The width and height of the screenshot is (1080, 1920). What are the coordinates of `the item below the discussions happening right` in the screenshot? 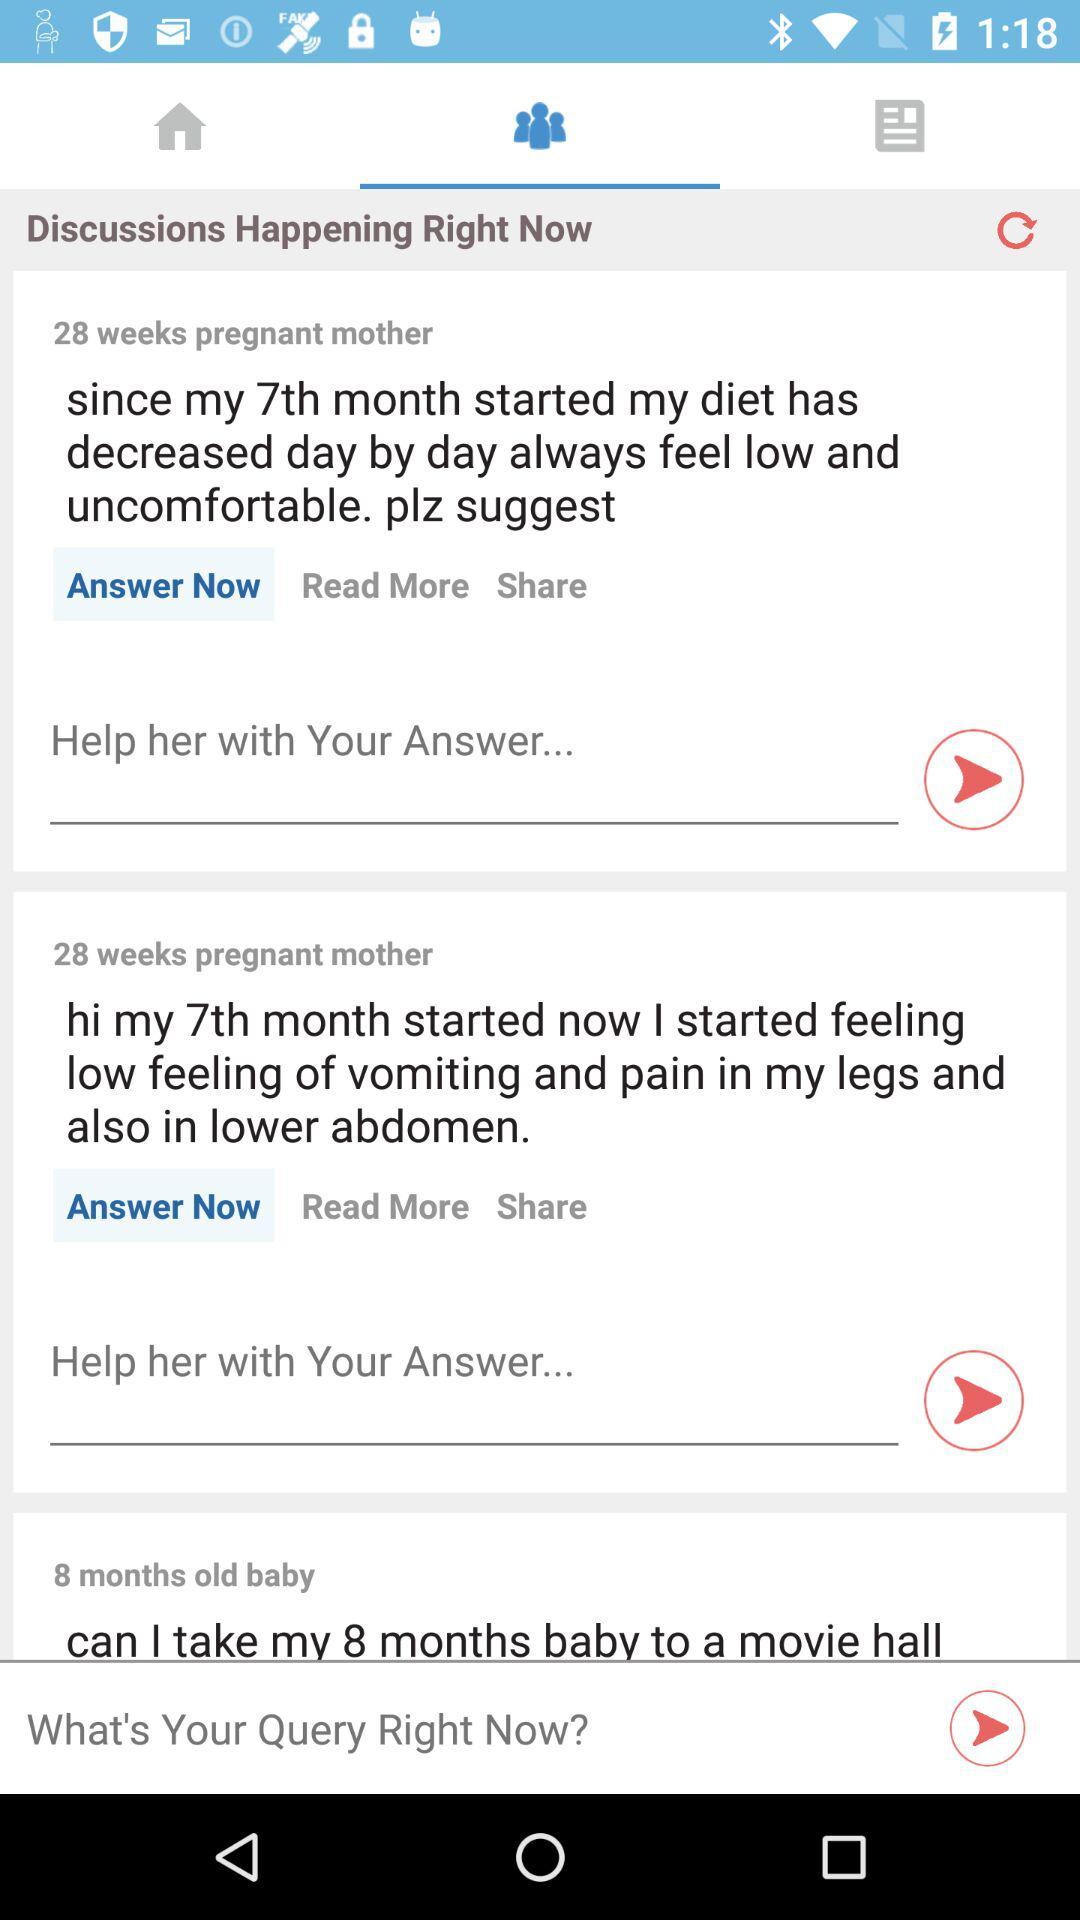 It's located at (743, 309).